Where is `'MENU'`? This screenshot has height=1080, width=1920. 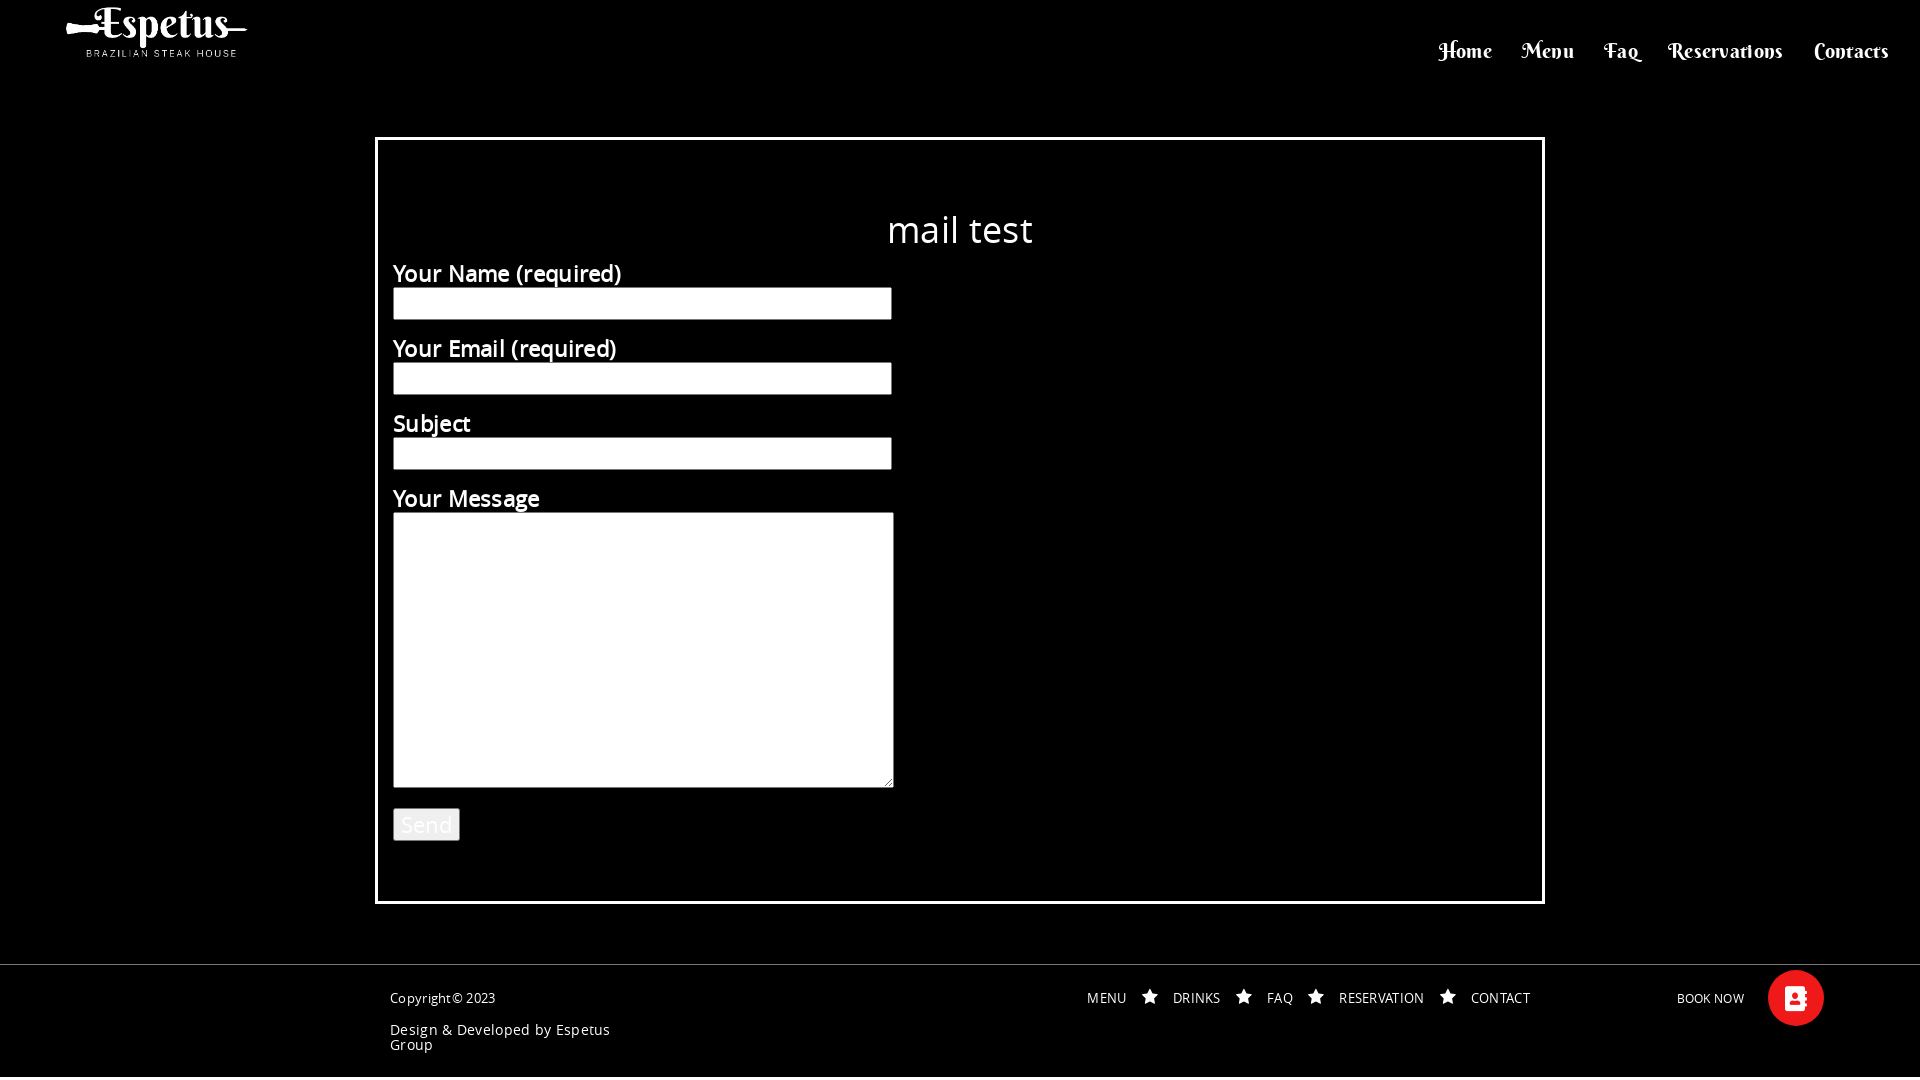 'MENU' is located at coordinates (1105, 998).